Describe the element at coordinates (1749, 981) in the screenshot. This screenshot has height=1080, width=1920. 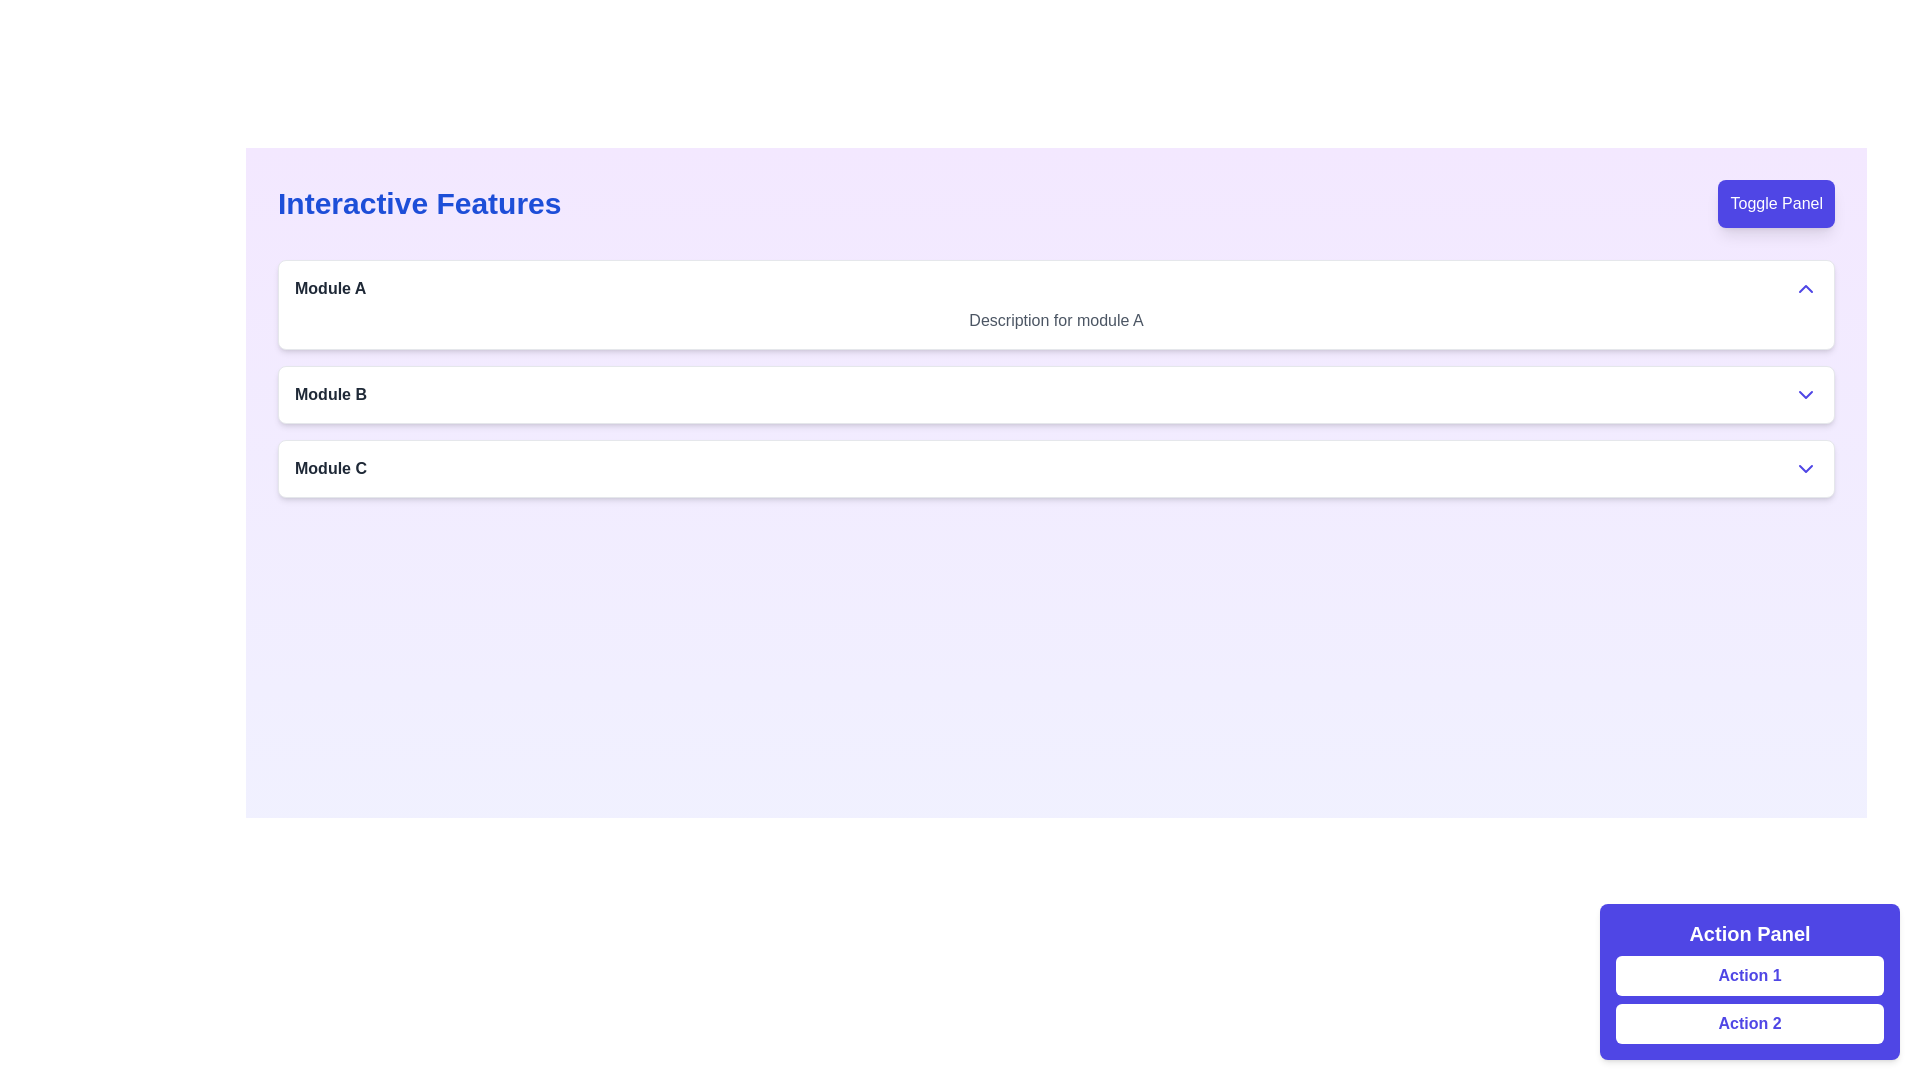
I see `keyboard navigation` at that location.